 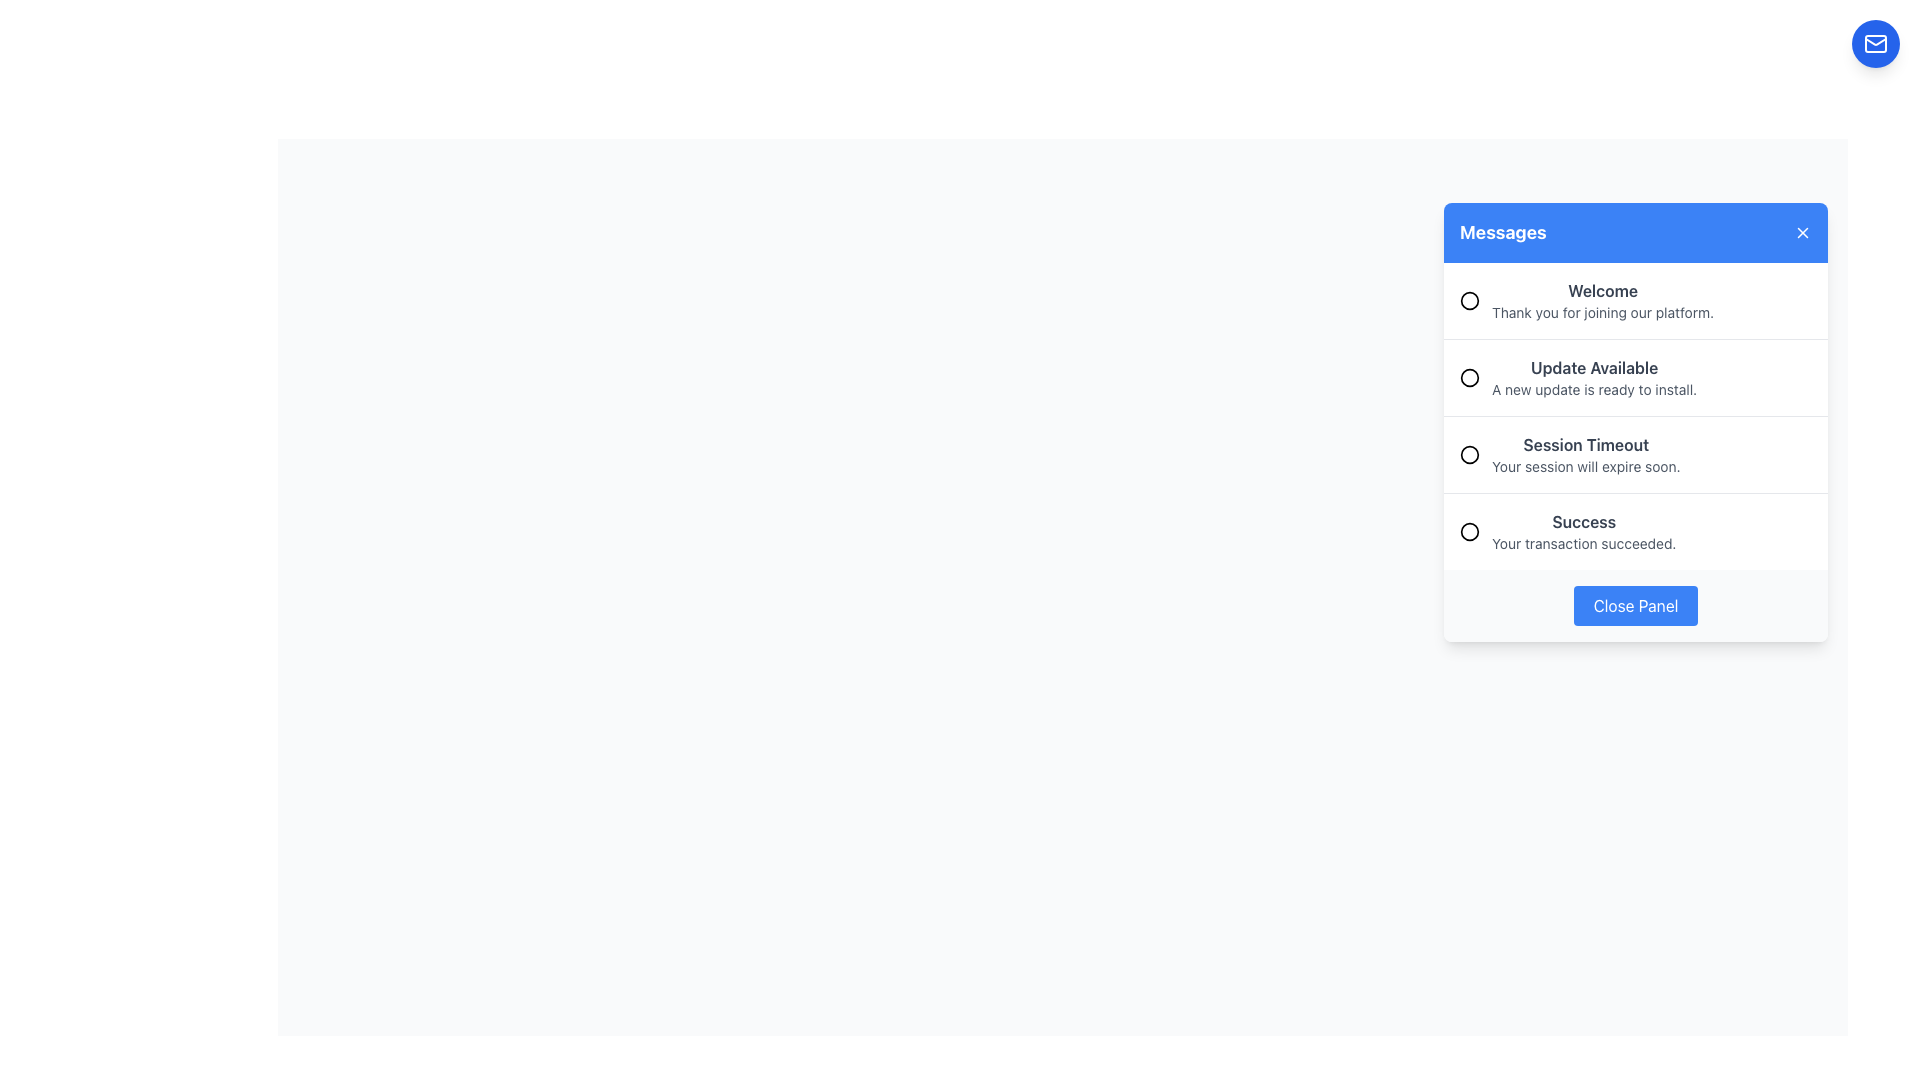 What do you see at coordinates (1585, 466) in the screenshot?
I see `the secondary informational text label related to the 'Session Timeout' notification, which is positioned beneath the 'Session Timeout' title in the Messages panel` at bounding box center [1585, 466].